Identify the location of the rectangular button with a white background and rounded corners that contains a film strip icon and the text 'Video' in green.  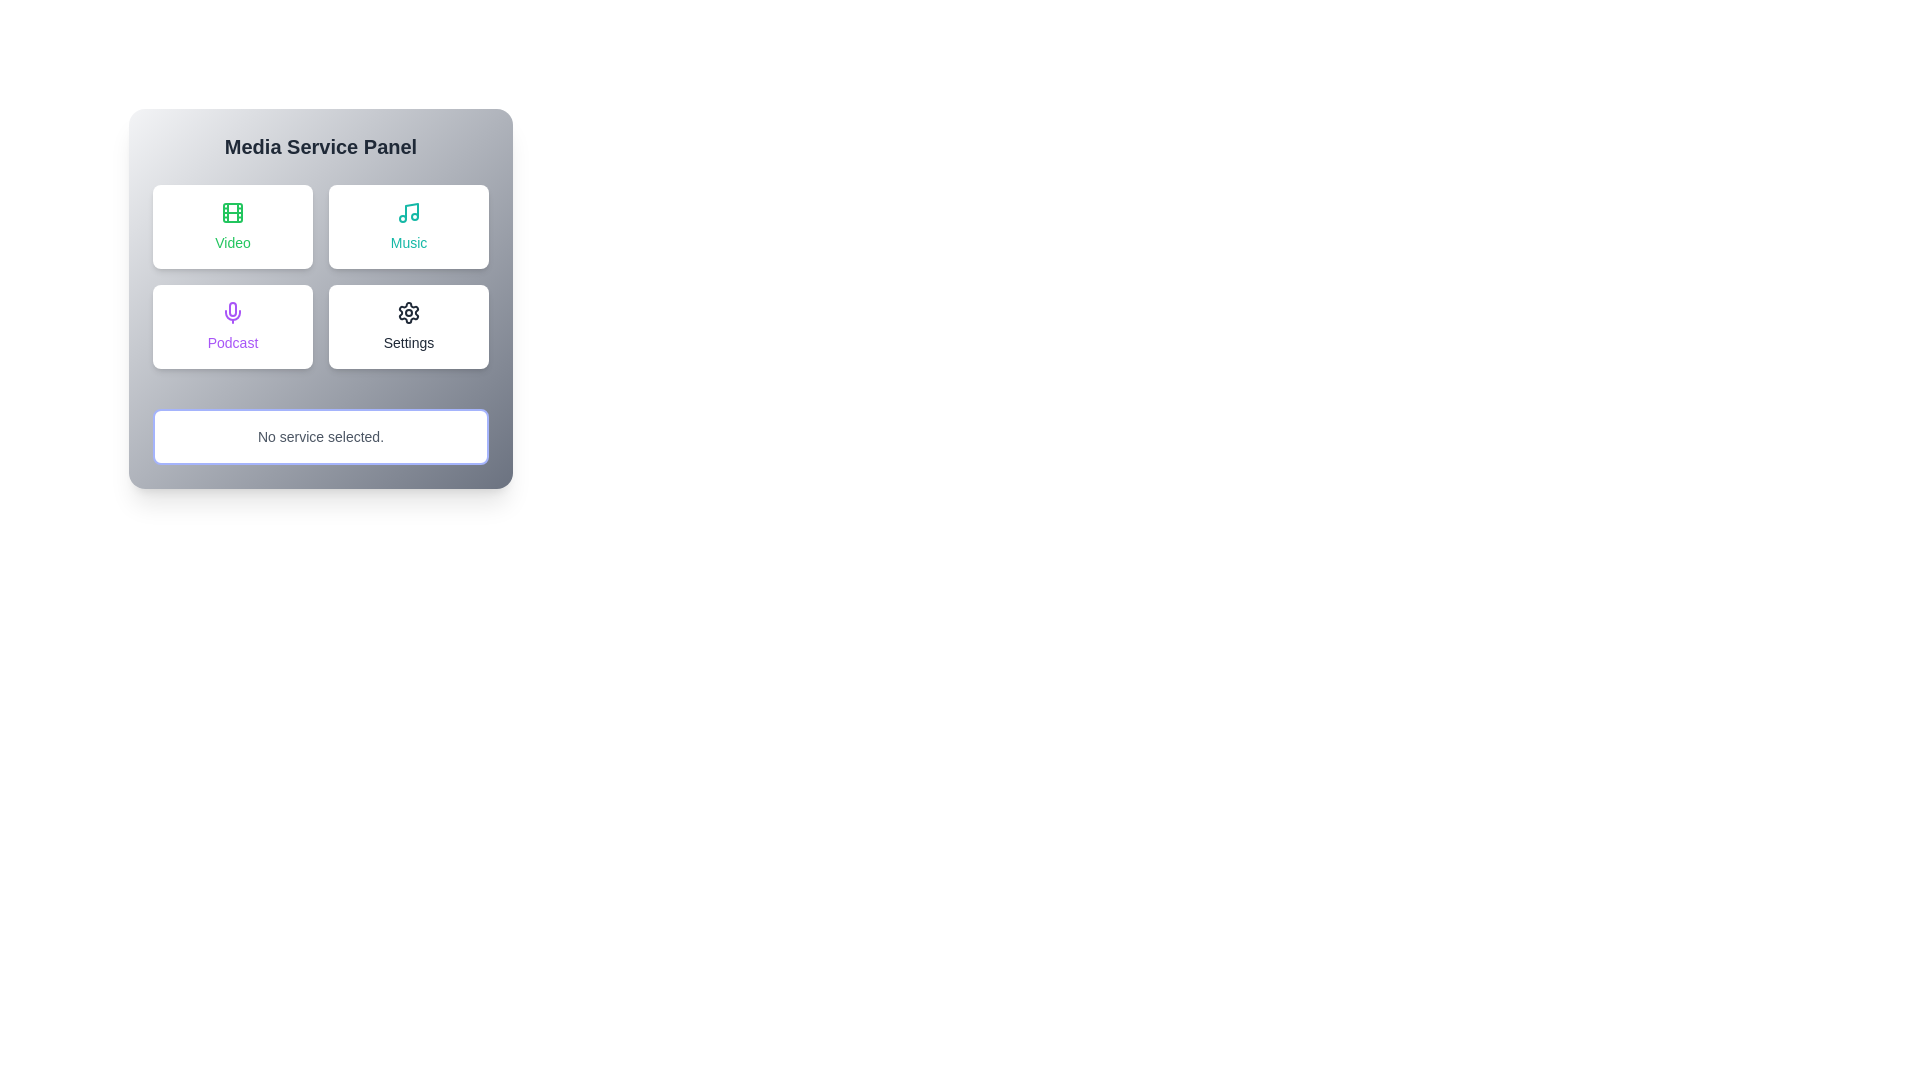
(233, 226).